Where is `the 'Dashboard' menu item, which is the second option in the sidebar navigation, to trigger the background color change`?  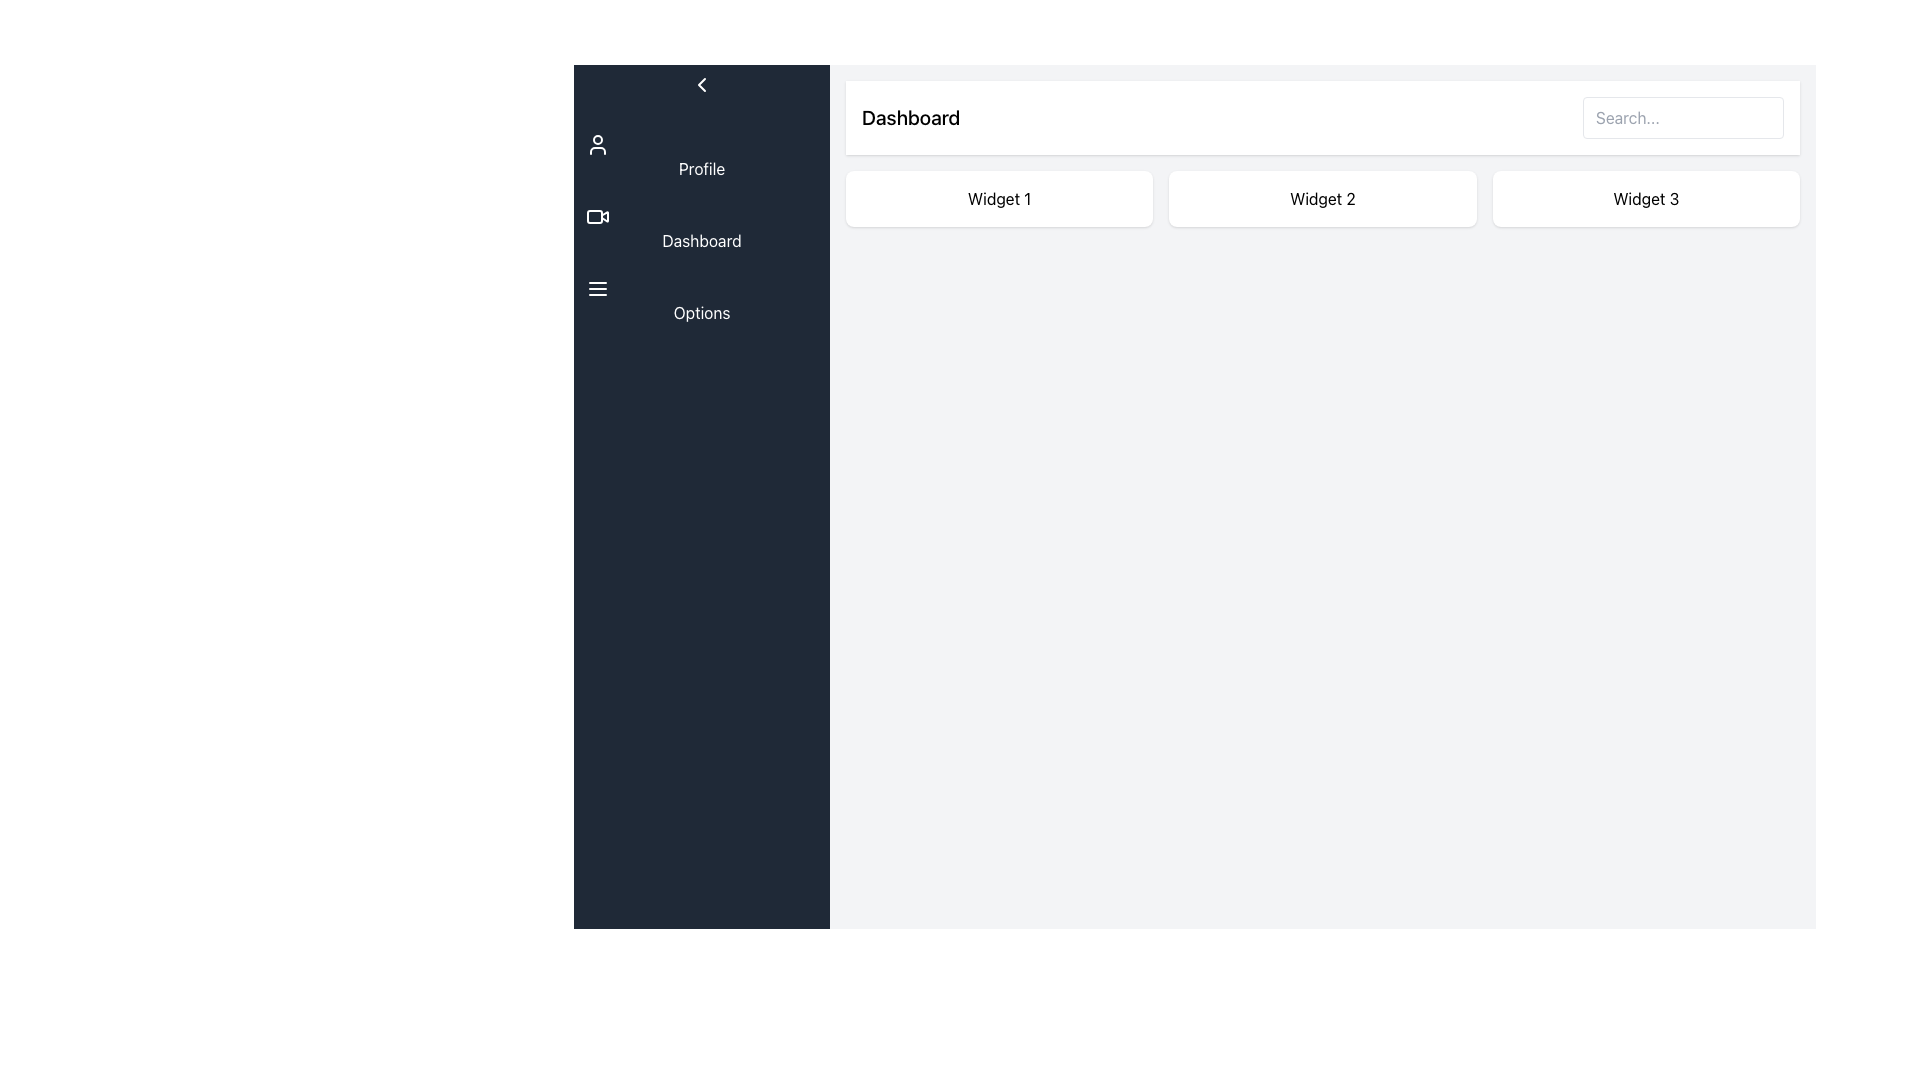
the 'Dashboard' menu item, which is the second option in the sidebar navigation, to trigger the background color change is located at coordinates (701, 227).